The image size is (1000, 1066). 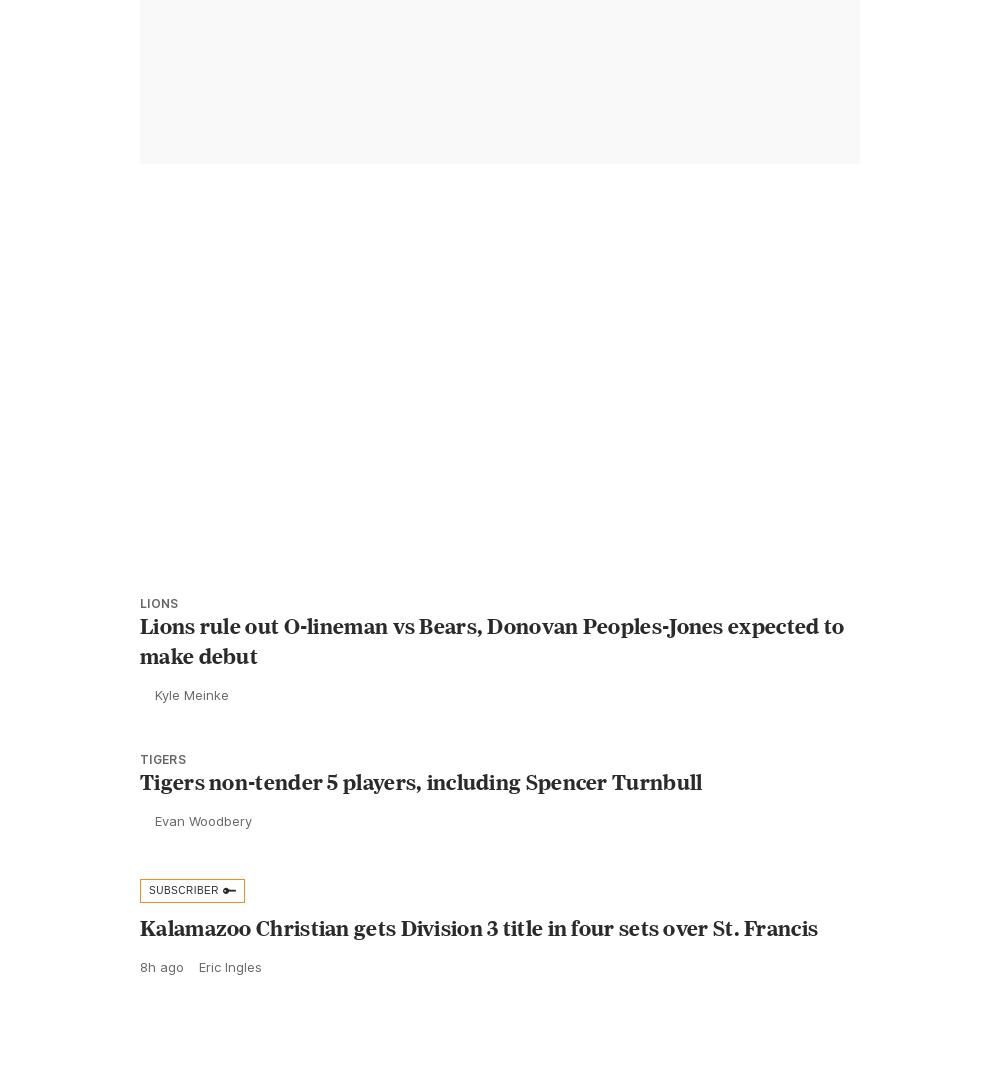 What do you see at coordinates (478, 971) in the screenshot?
I see `'Kalamazoo Christian gets Division 3 title in four sets over St. Francis'` at bounding box center [478, 971].